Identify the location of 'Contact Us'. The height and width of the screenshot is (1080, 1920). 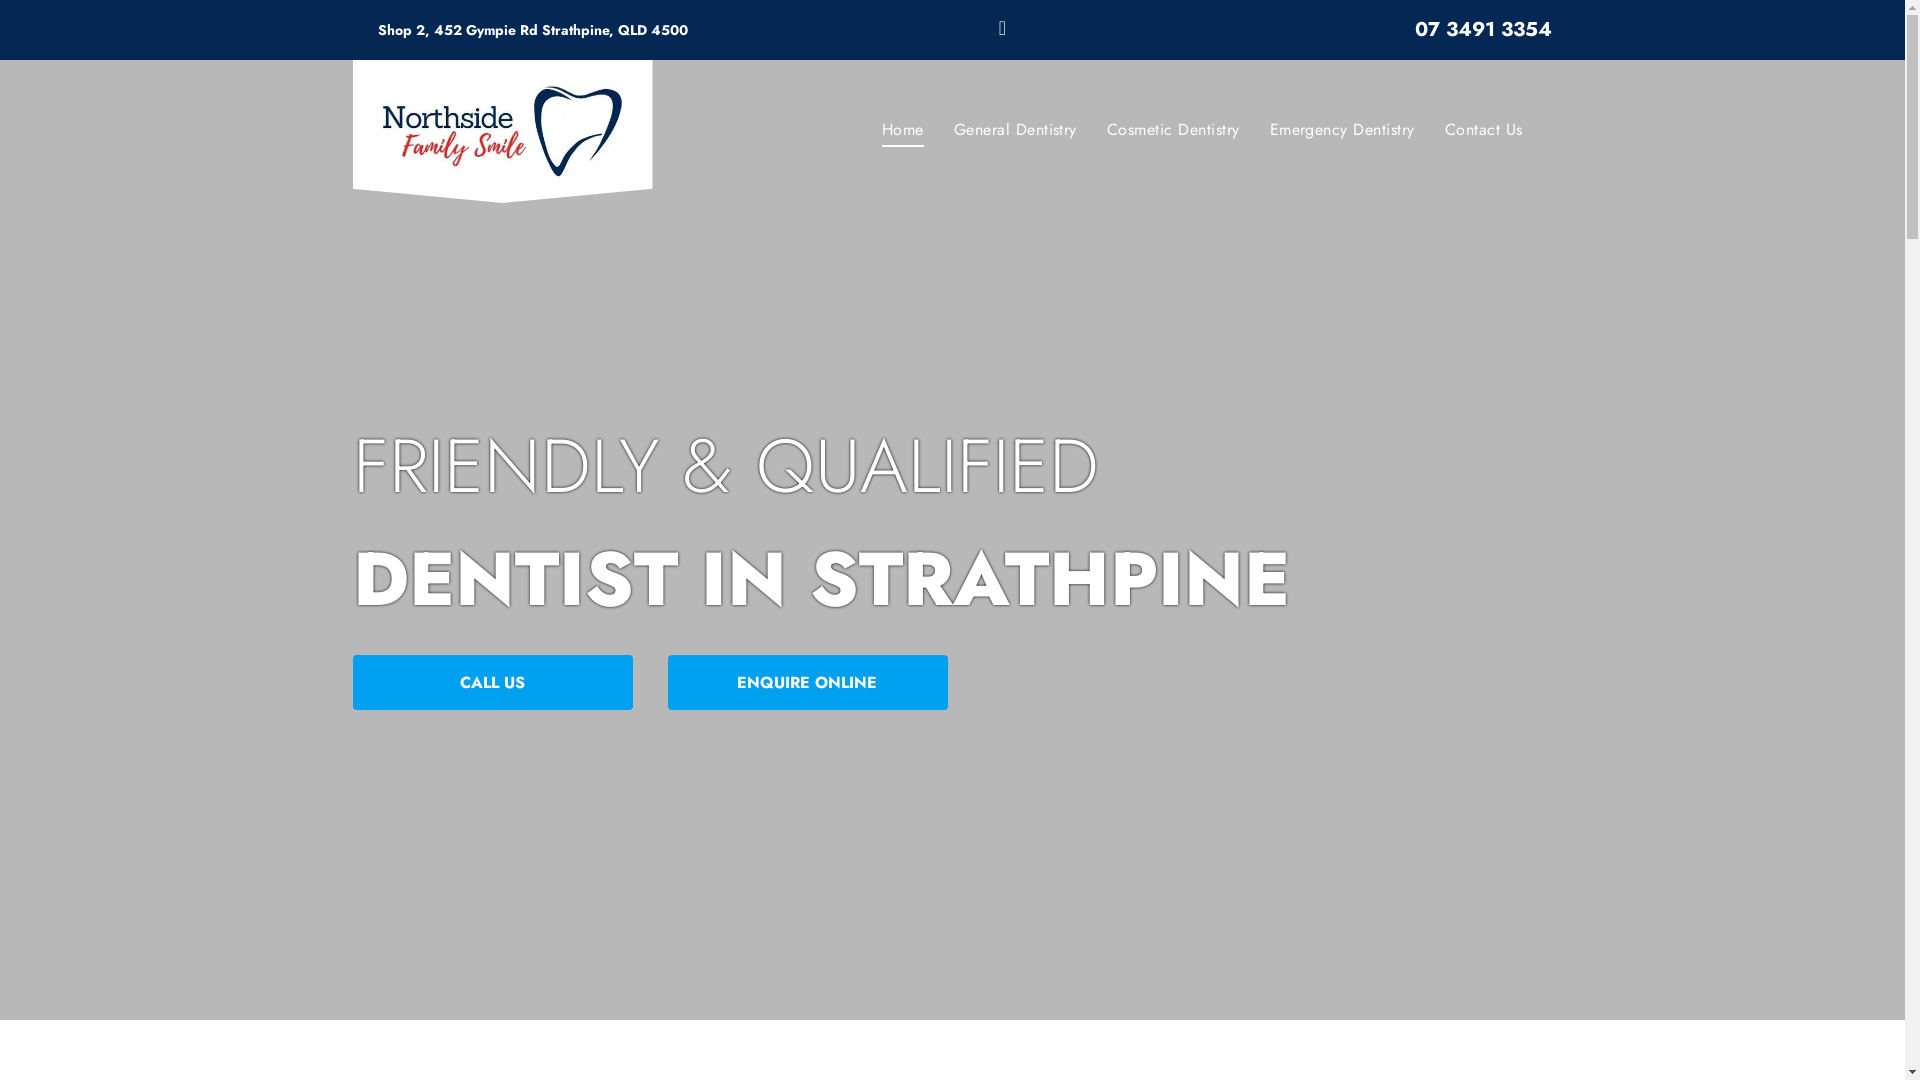
(1429, 130).